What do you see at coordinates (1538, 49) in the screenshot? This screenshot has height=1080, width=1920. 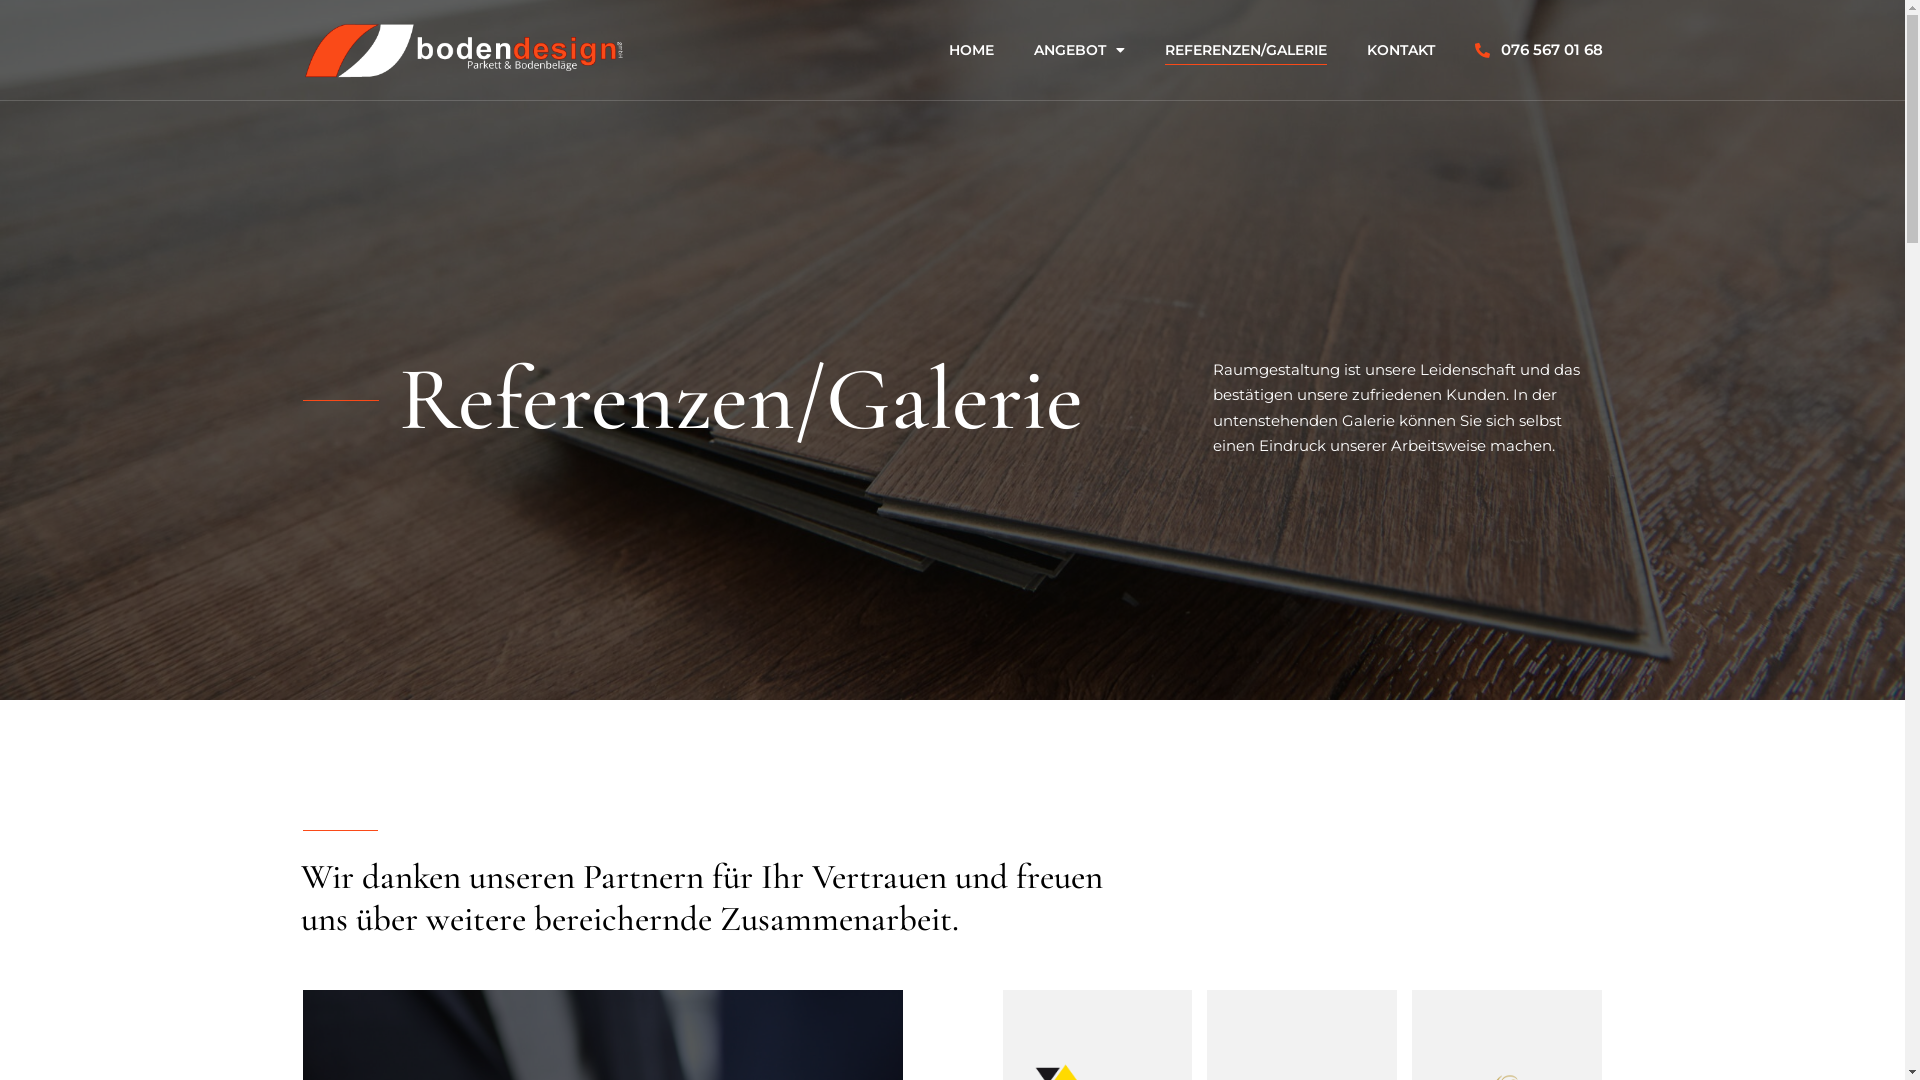 I see `'076 567 01 68'` at bounding box center [1538, 49].